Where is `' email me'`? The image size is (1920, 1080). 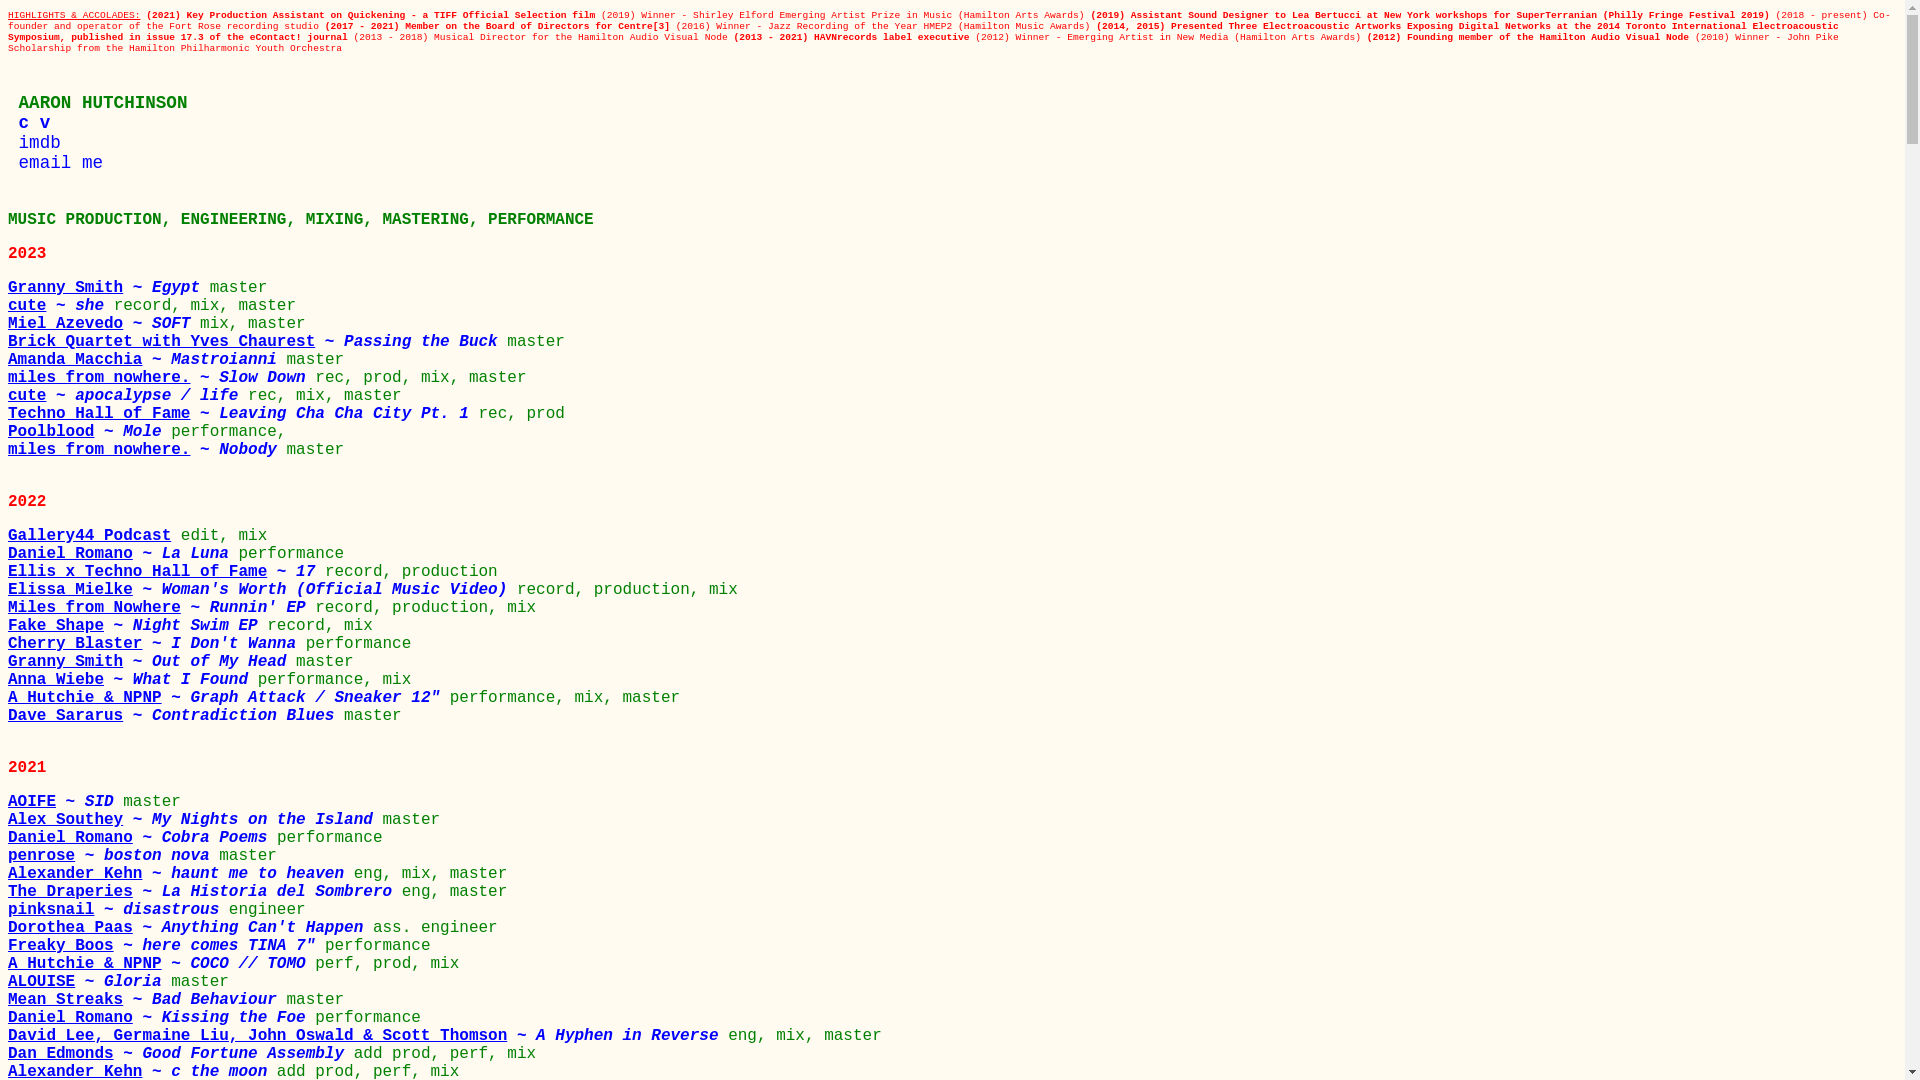
' email me' is located at coordinates (55, 161).